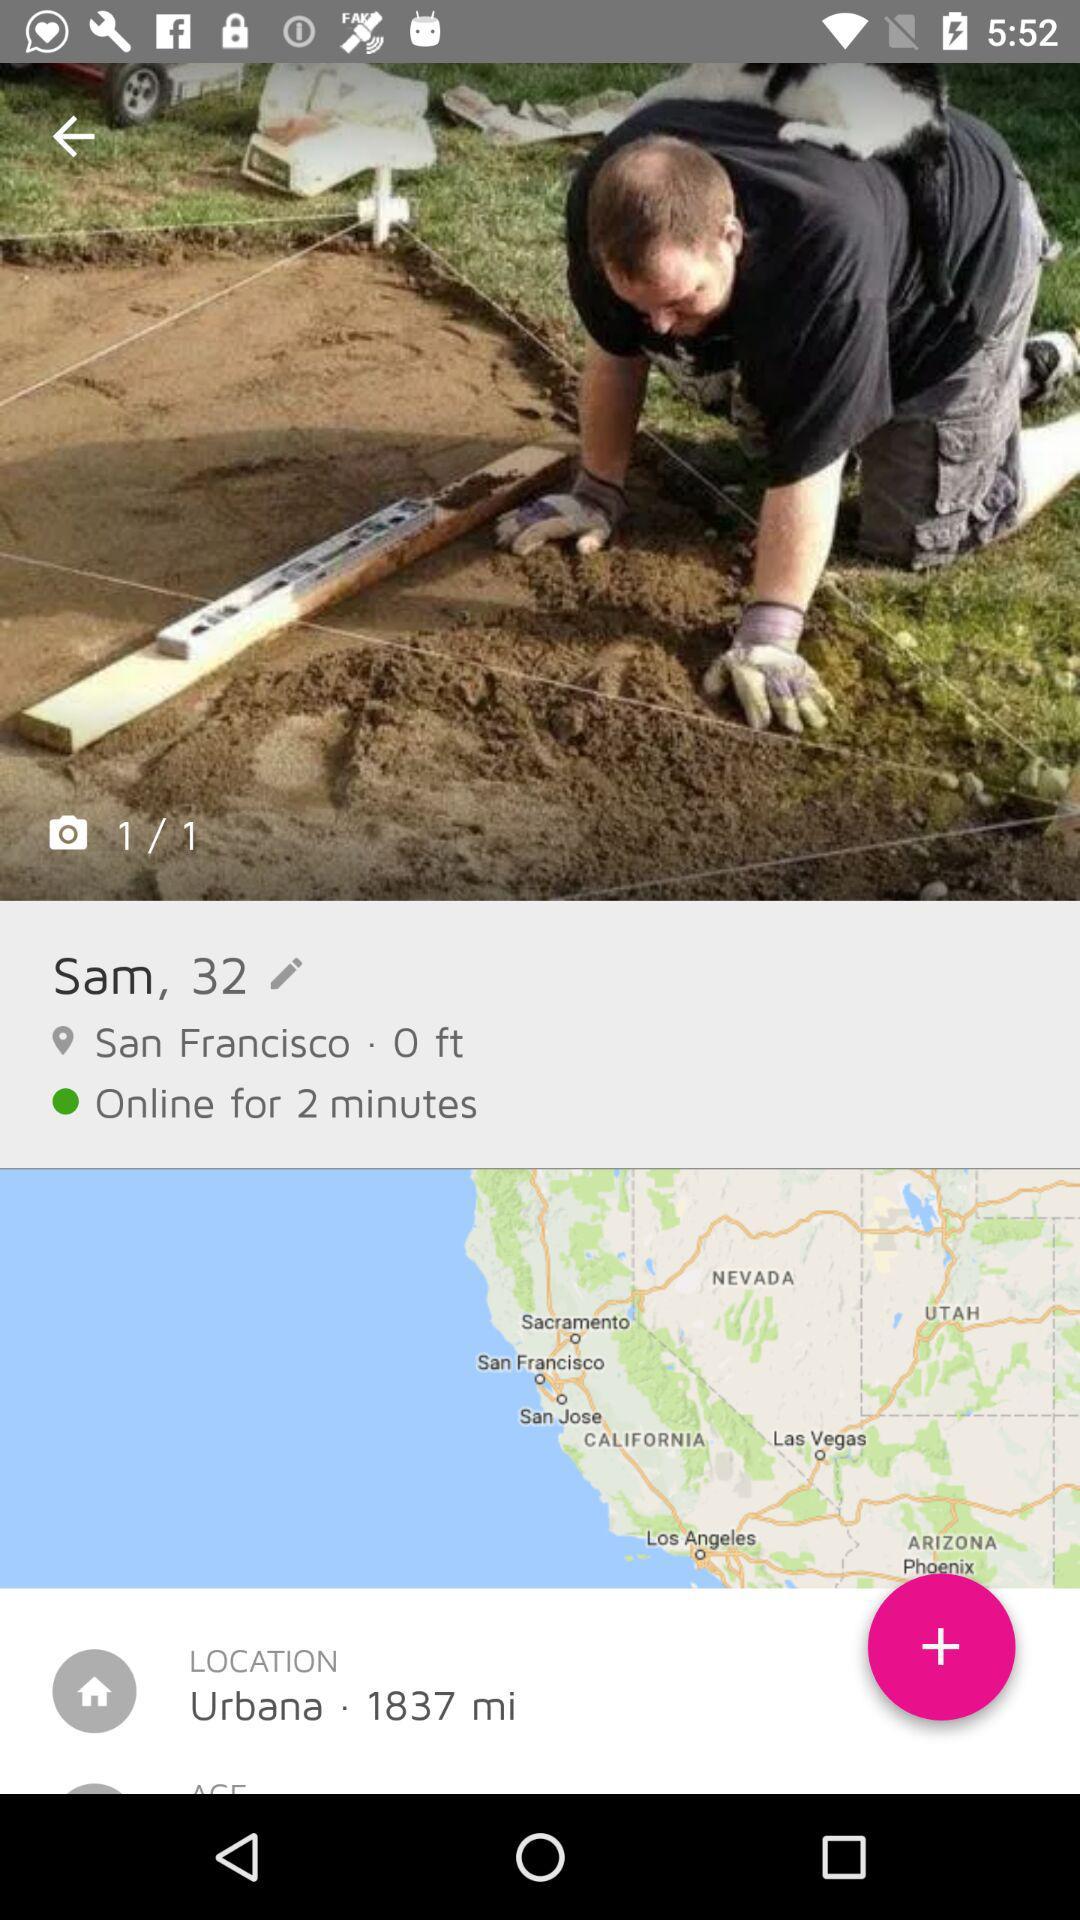 The width and height of the screenshot is (1080, 1920). Describe the element at coordinates (103, 973) in the screenshot. I see `icon next to , 32` at that location.